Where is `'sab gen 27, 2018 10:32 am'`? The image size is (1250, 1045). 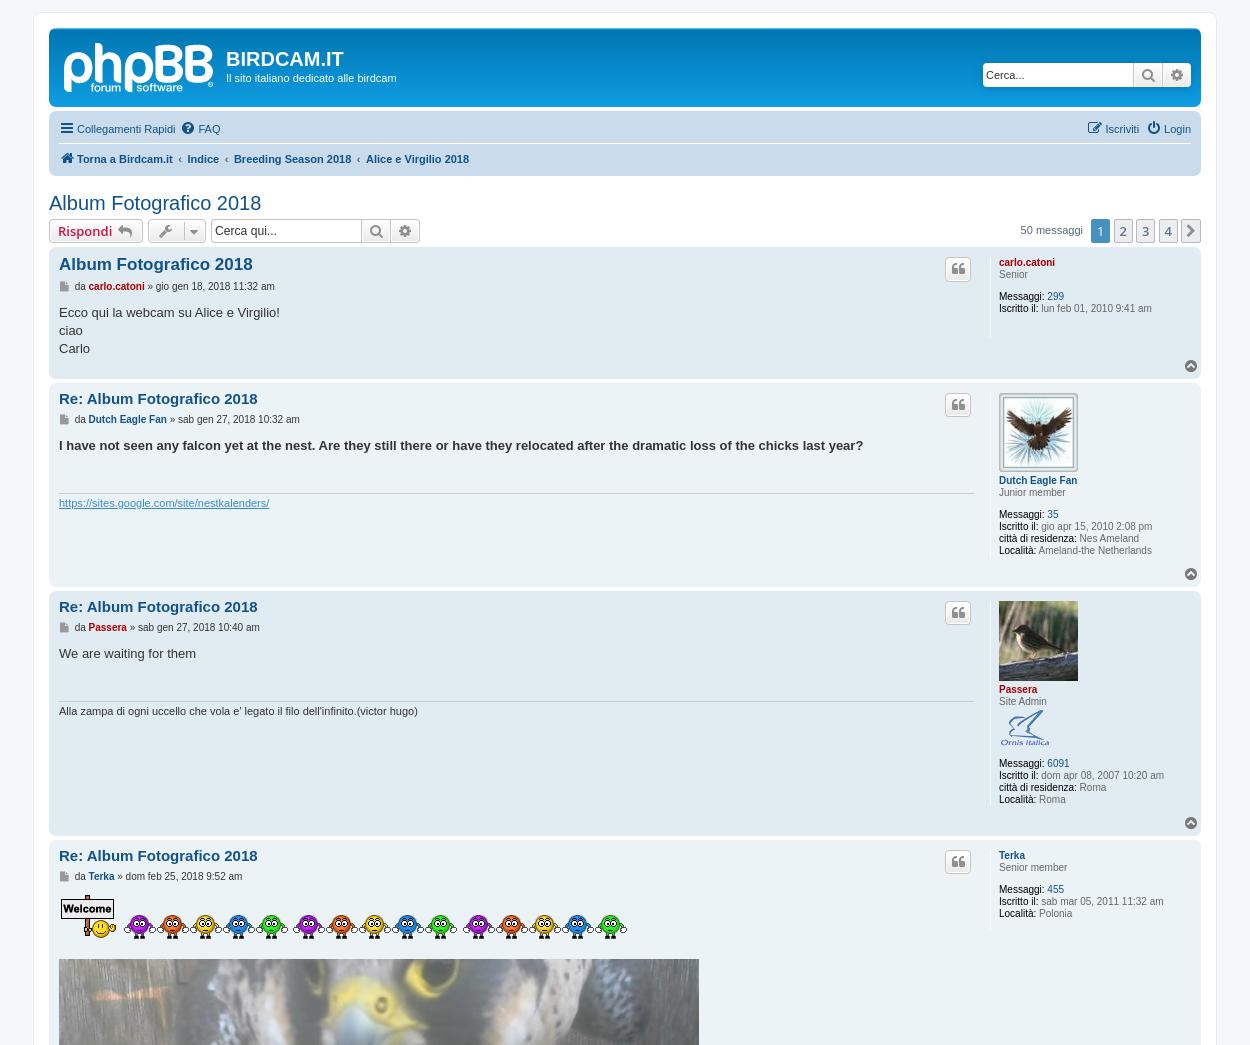
'sab gen 27, 2018 10:32 am' is located at coordinates (237, 418).